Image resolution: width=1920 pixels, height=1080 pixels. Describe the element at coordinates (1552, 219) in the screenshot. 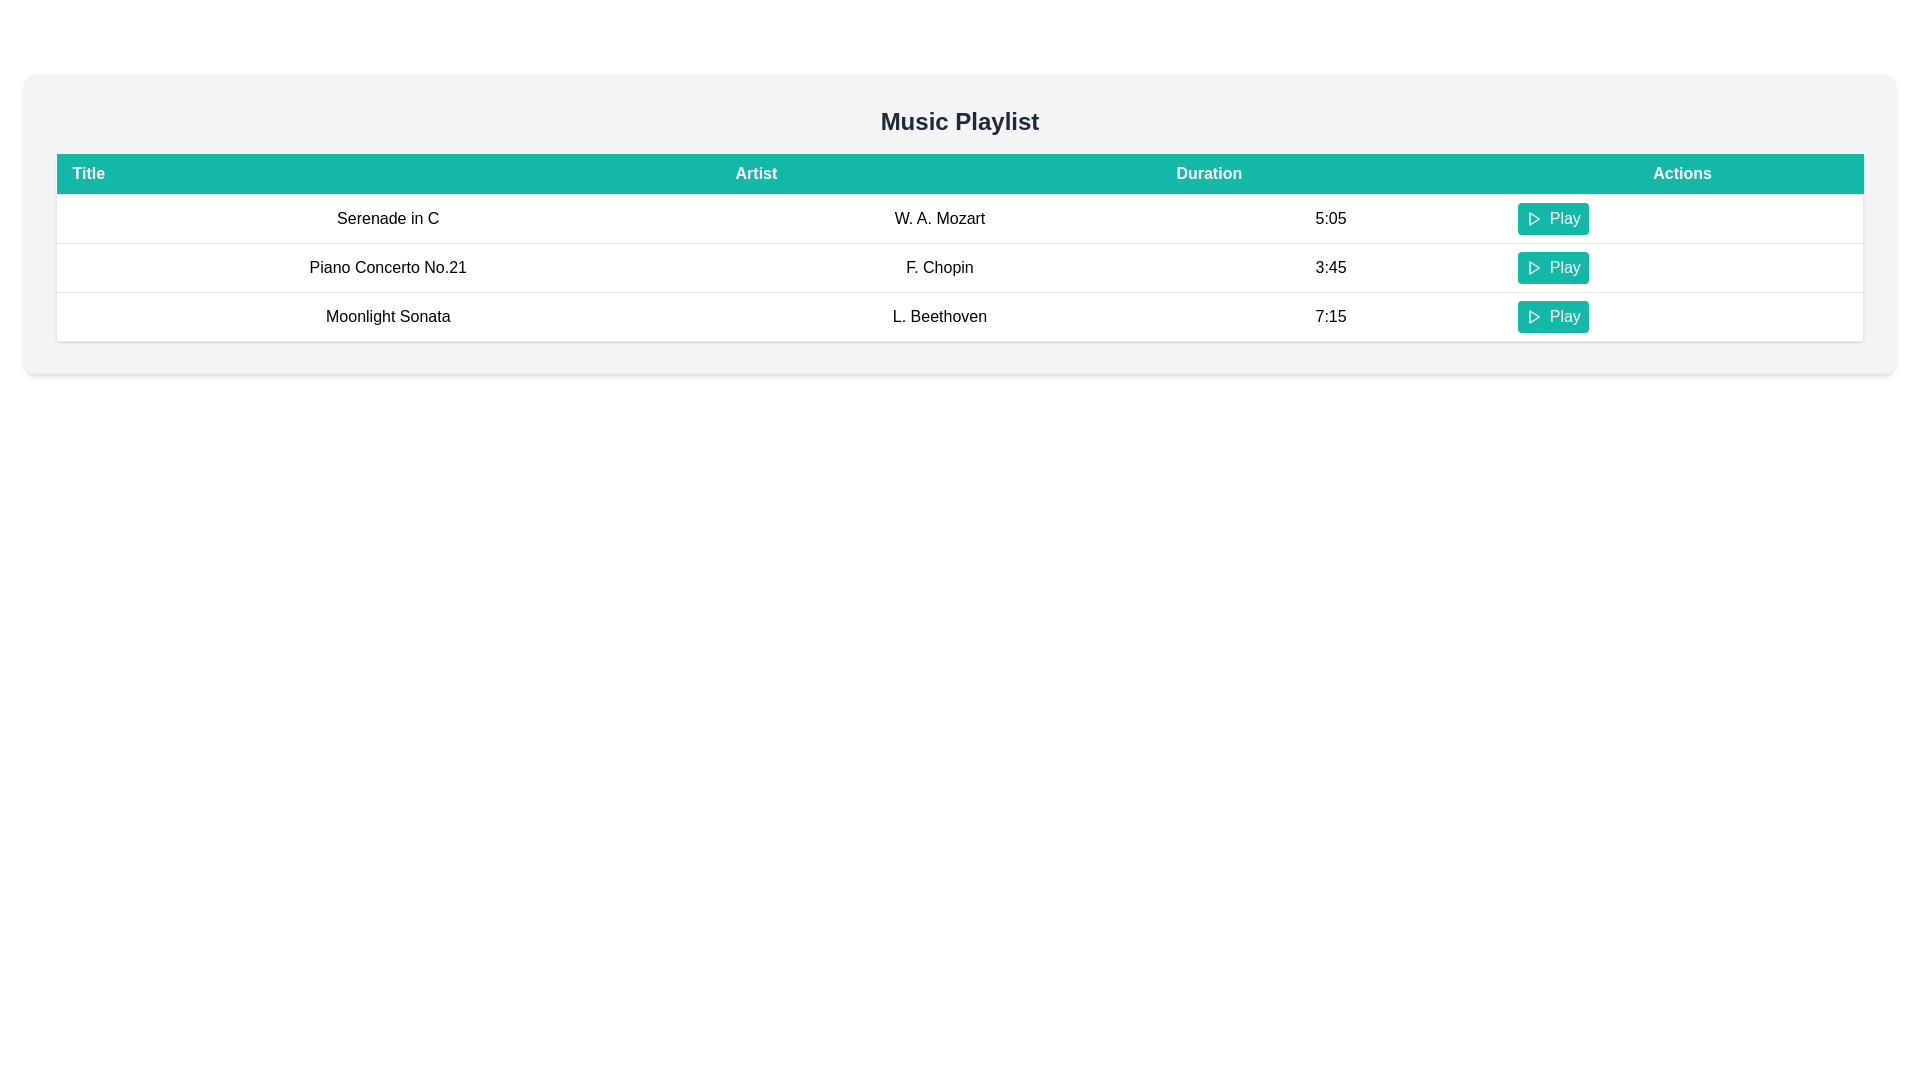

I see `the first button in the 'Actions' column of the first row of the table to observe the state change` at that location.